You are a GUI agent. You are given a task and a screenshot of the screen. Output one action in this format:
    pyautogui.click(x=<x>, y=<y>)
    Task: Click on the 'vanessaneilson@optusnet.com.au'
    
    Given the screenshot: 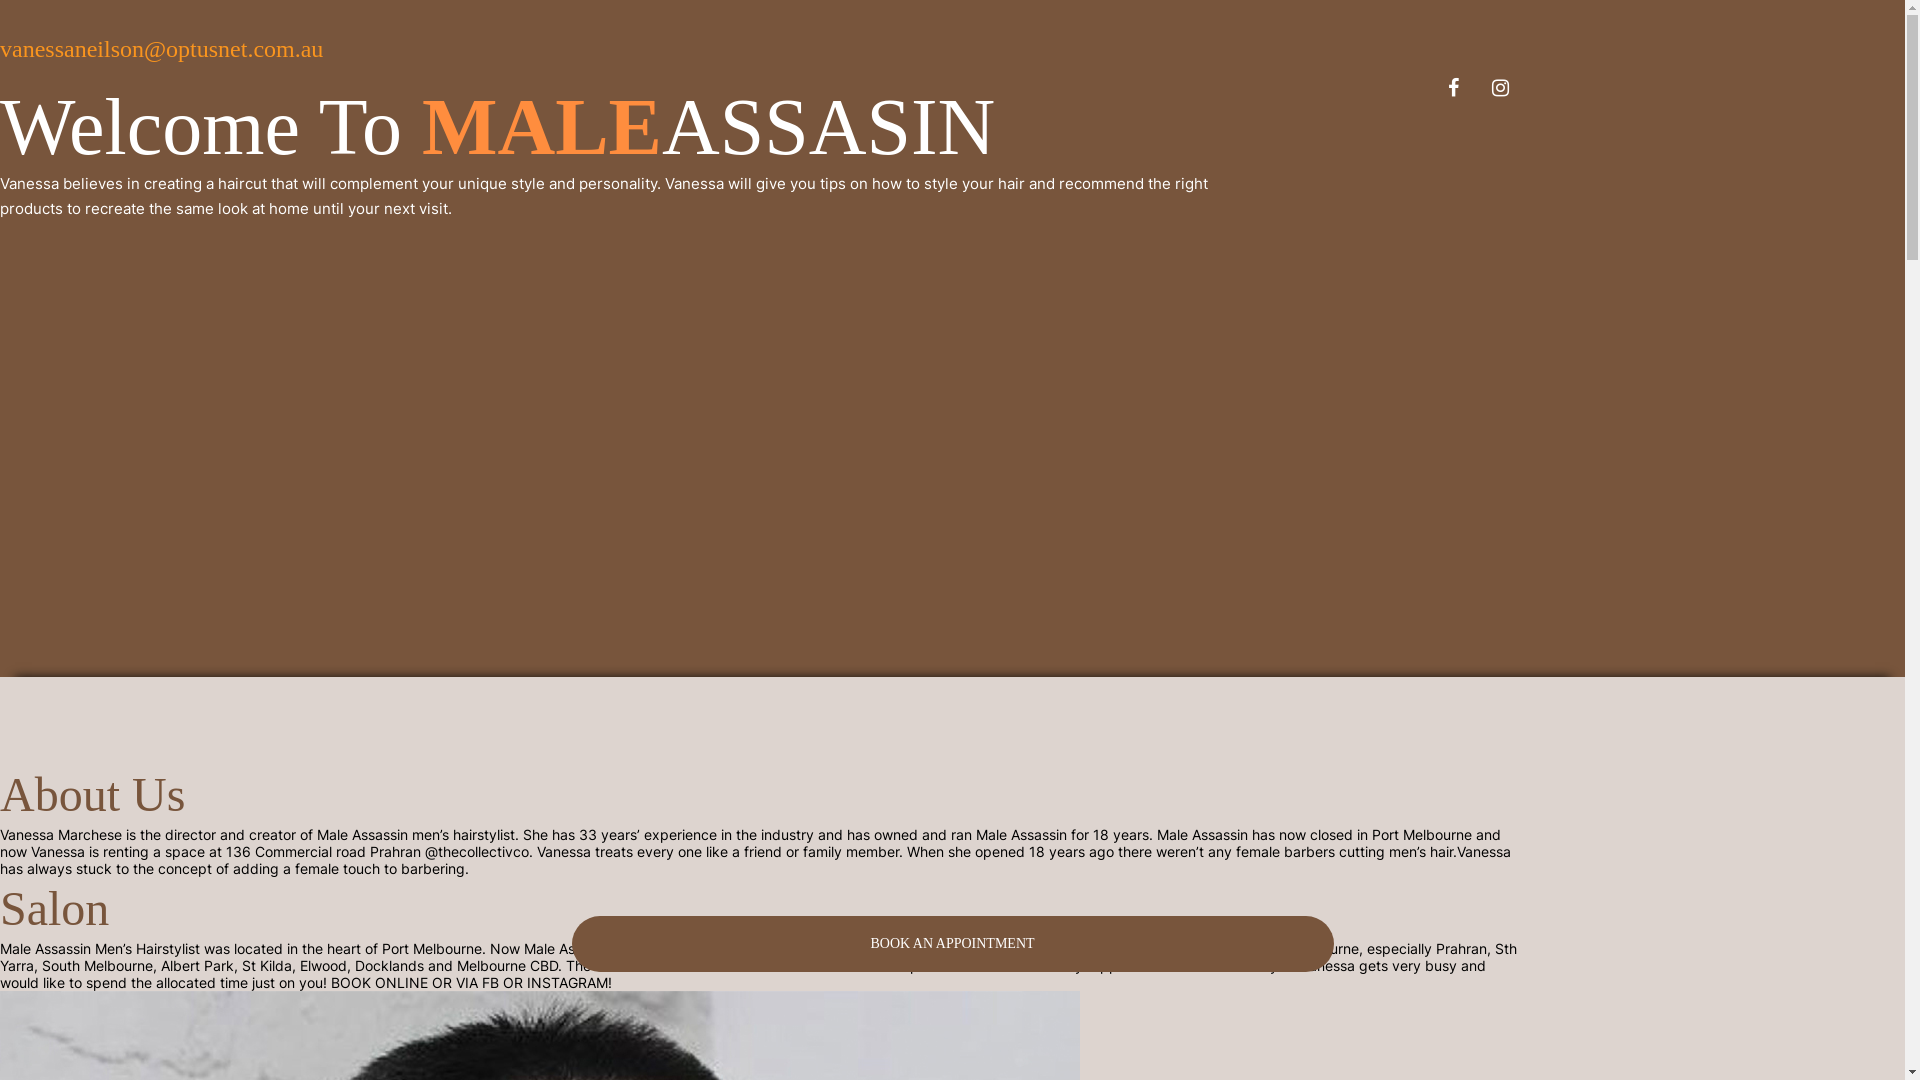 What is the action you would take?
    pyautogui.click(x=161, y=48)
    